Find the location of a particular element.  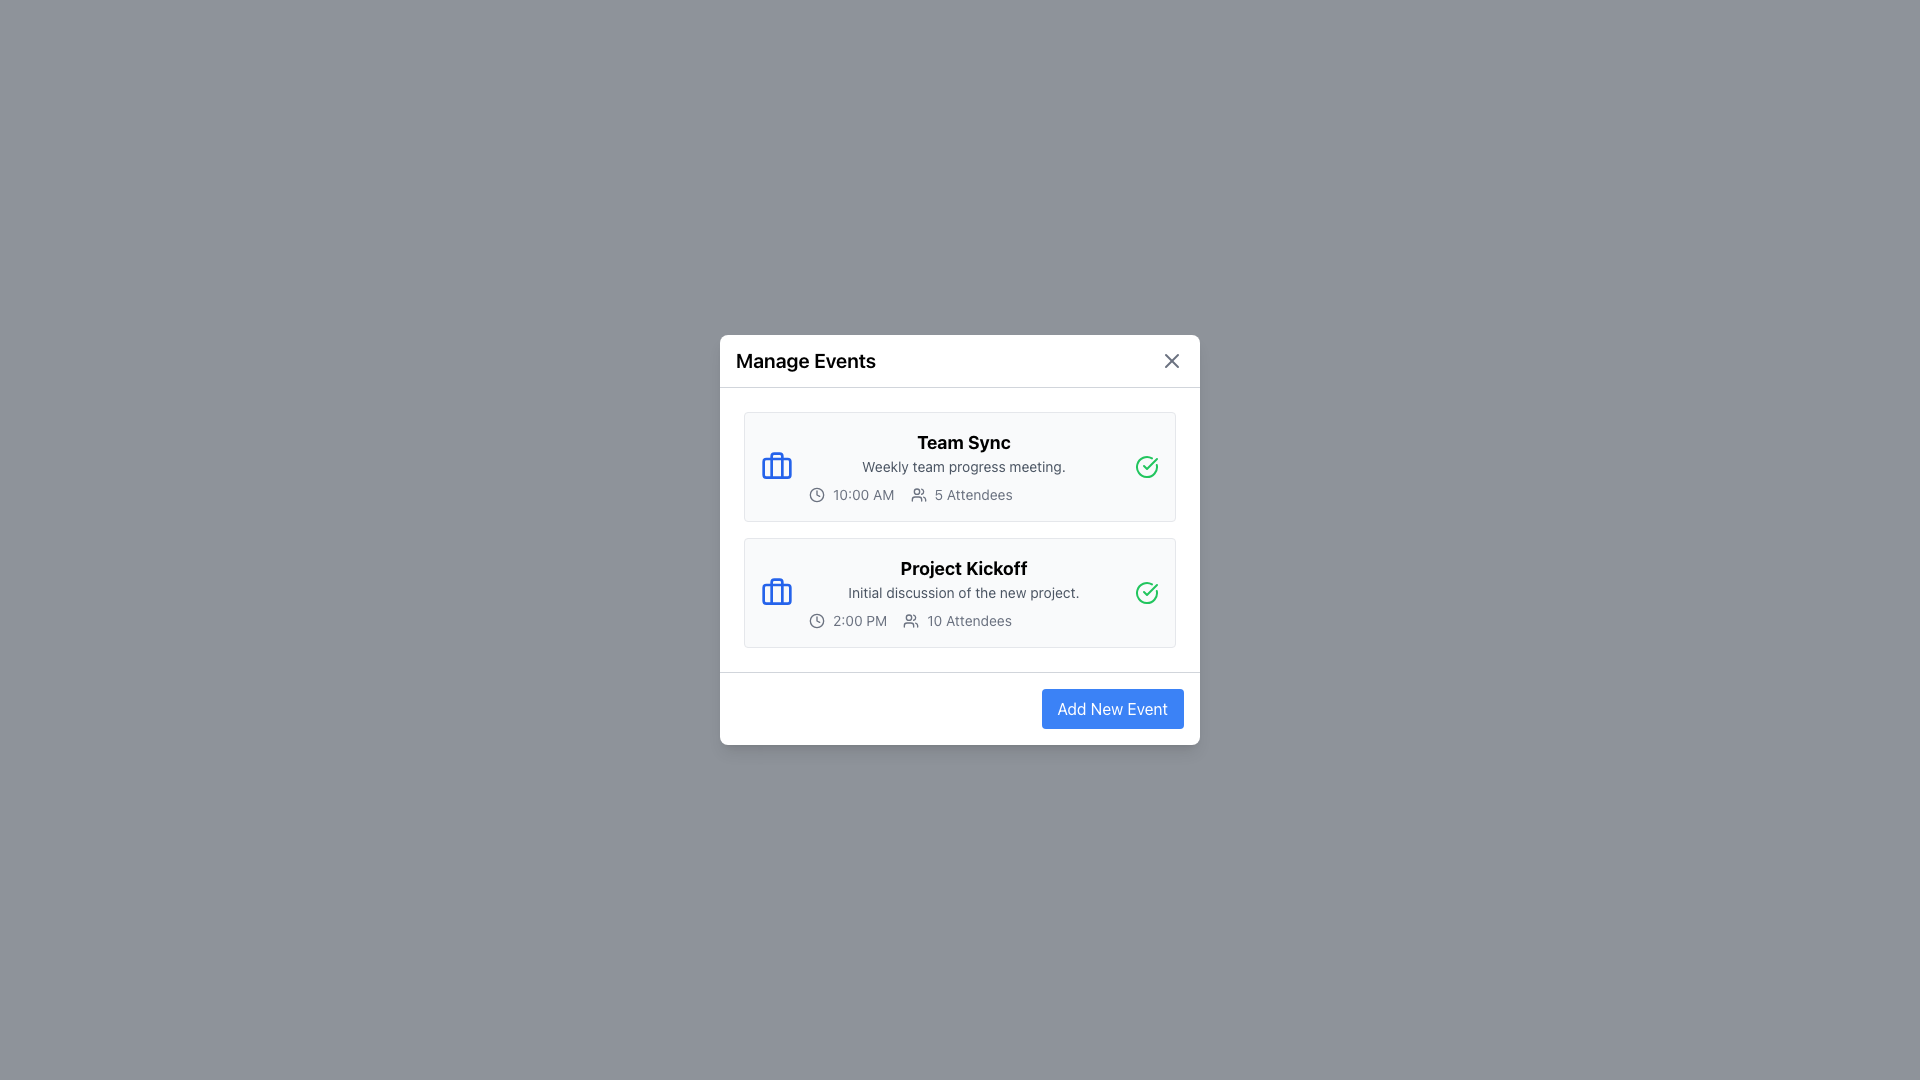

the green checkmark icon representing the successful completion of the 'Project Kickoff' event located in the second event row is located at coordinates (1150, 463).